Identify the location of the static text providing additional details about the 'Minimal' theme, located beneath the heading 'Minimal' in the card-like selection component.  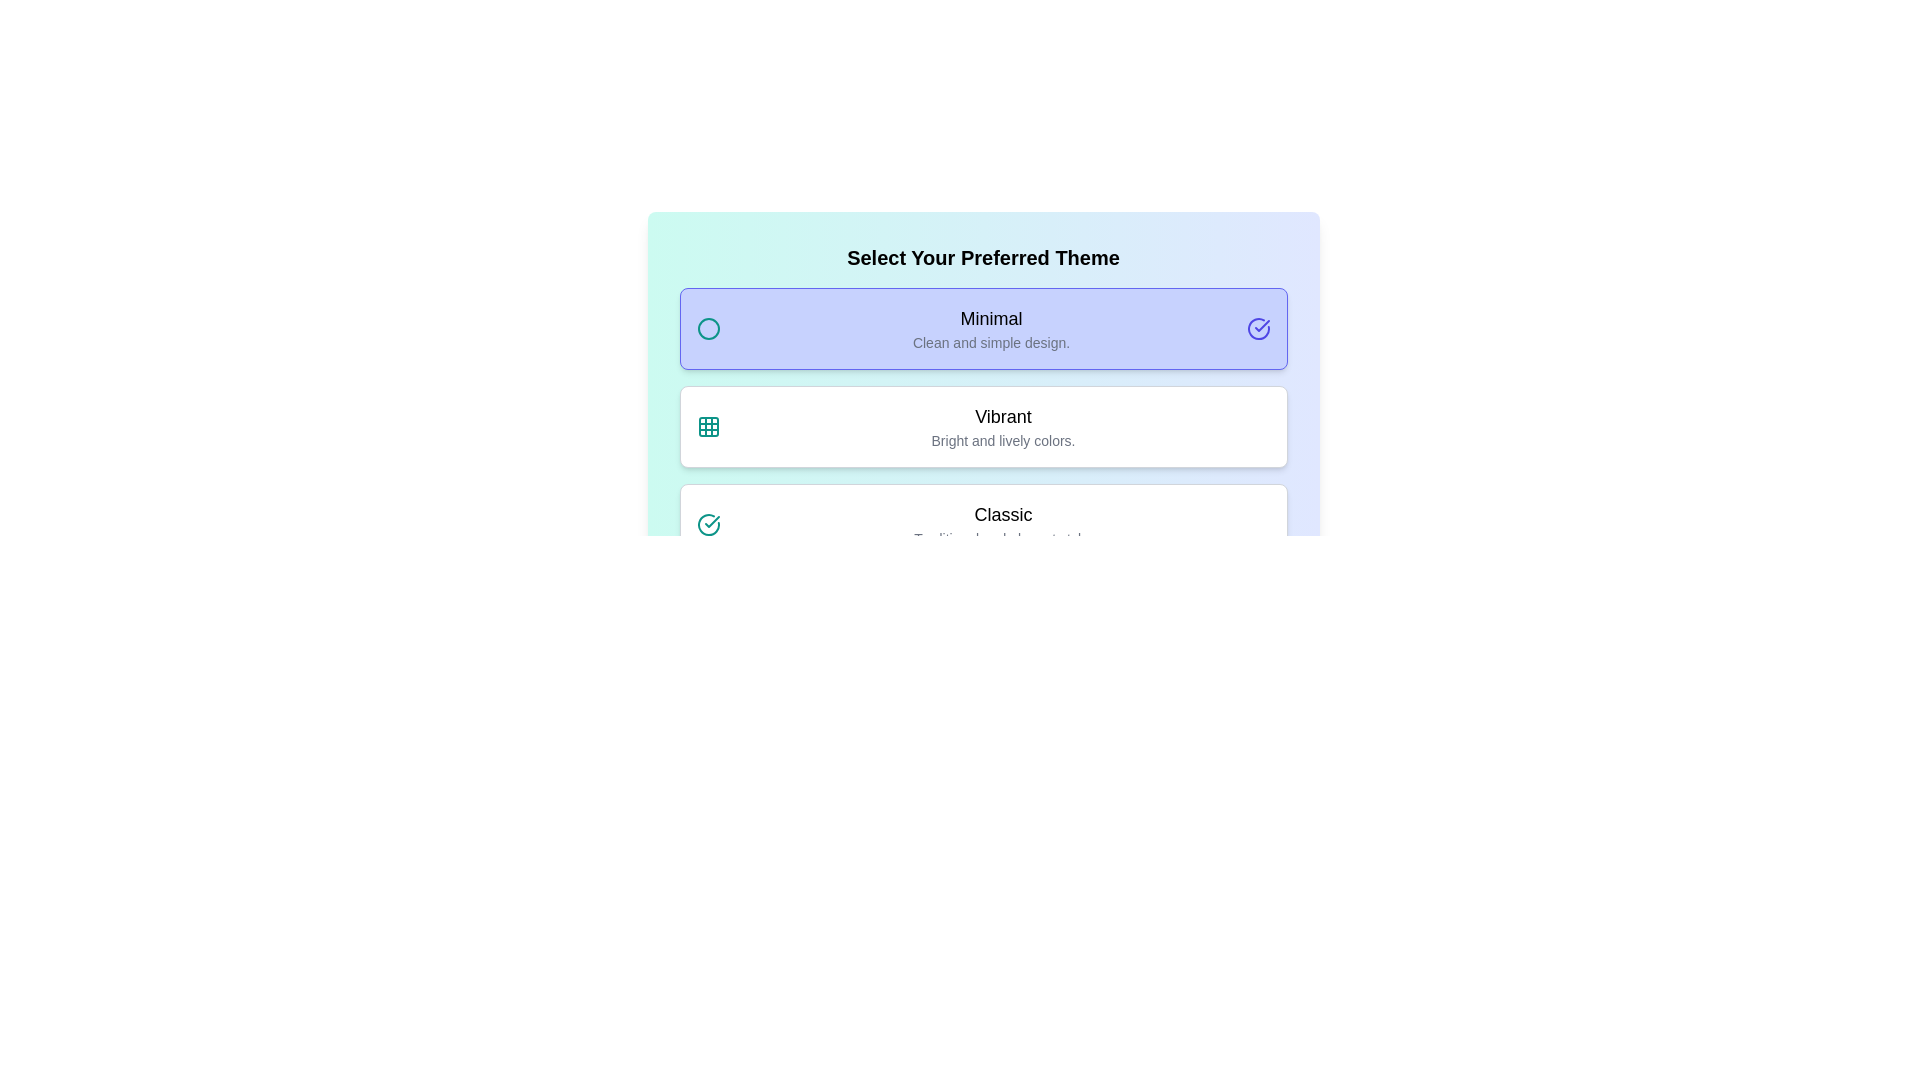
(991, 342).